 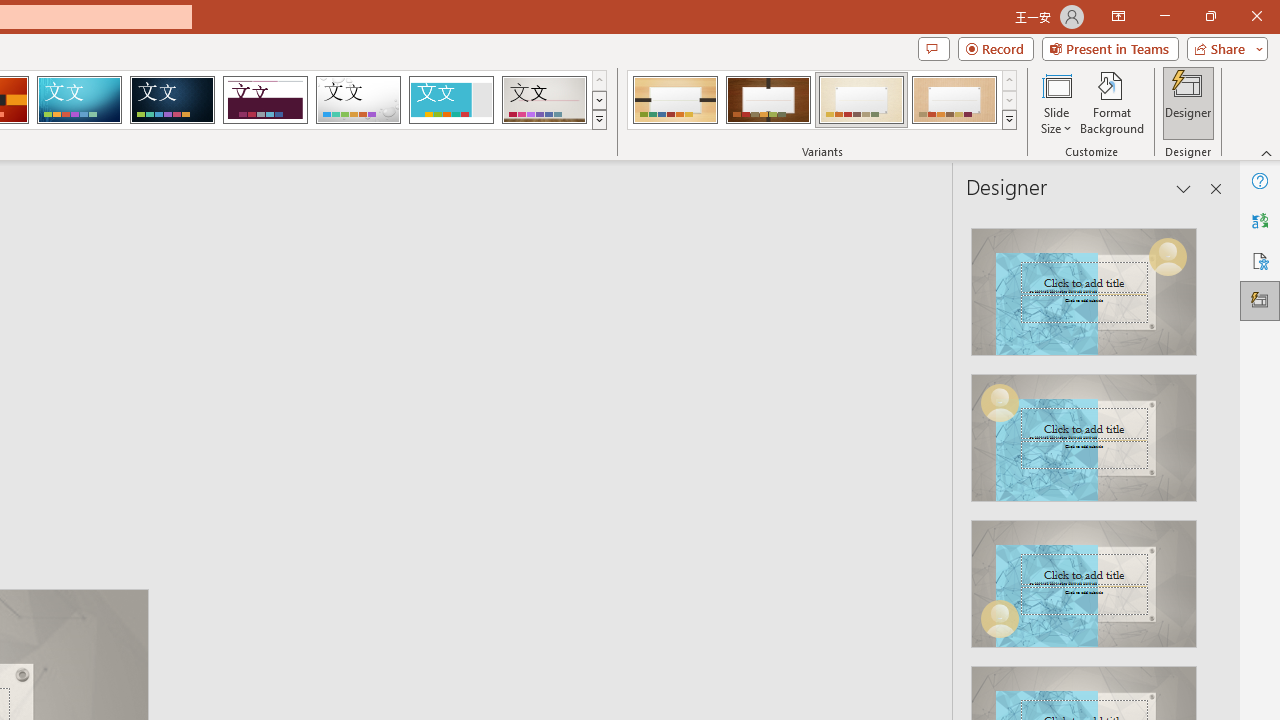 What do you see at coordinates (79, 100) in the screenshot?
I see `'Circuit'` at bounding box center [79, 100].